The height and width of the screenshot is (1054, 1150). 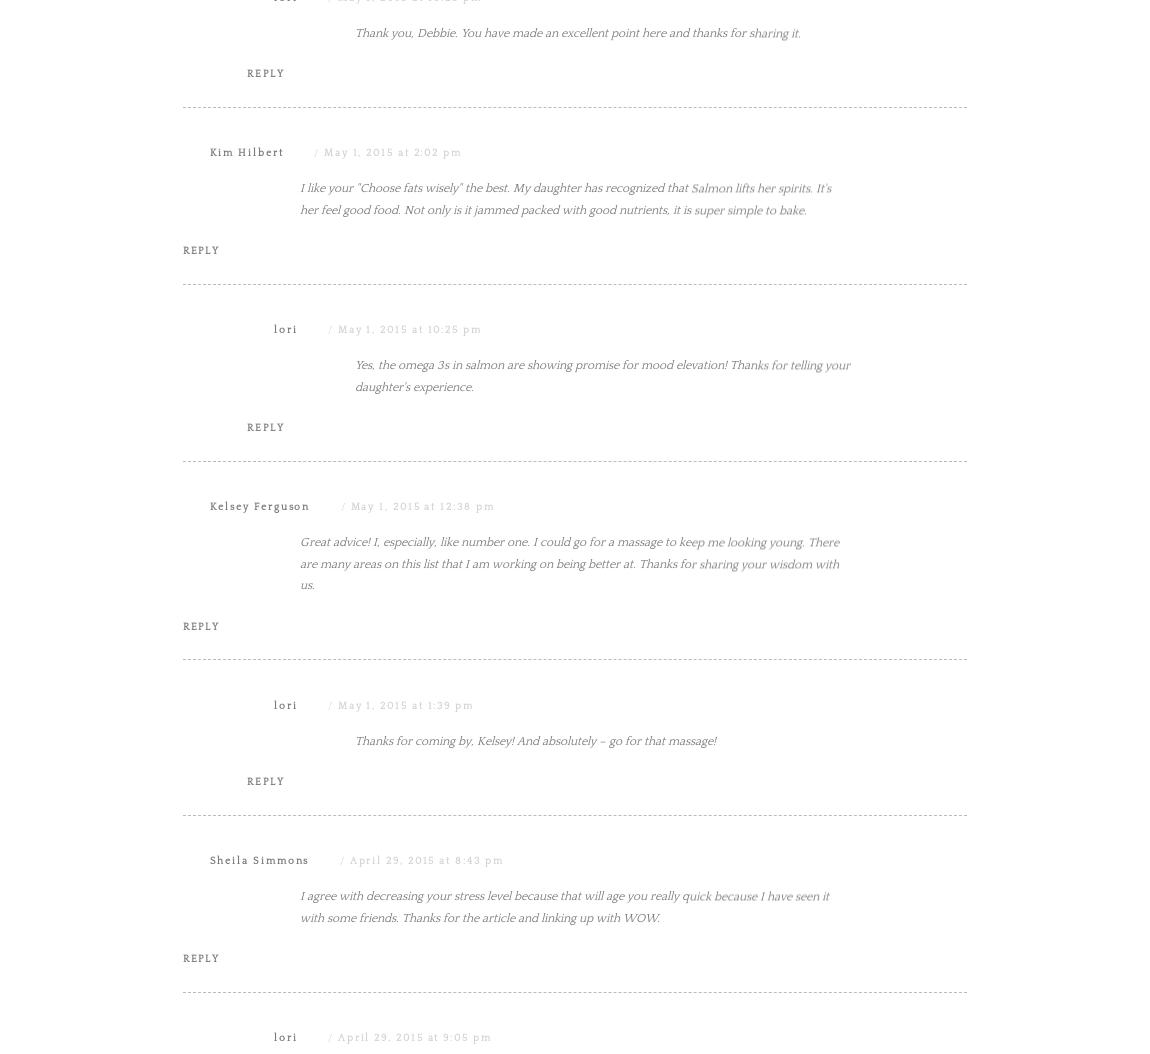 What do you see at coordinates (567, 77) in the screenshot?
I see `'Beautiful tips. Life can be so simple and yet we make things so complicated. Lovely inspirational post.'` at bounding box center [567, 77].